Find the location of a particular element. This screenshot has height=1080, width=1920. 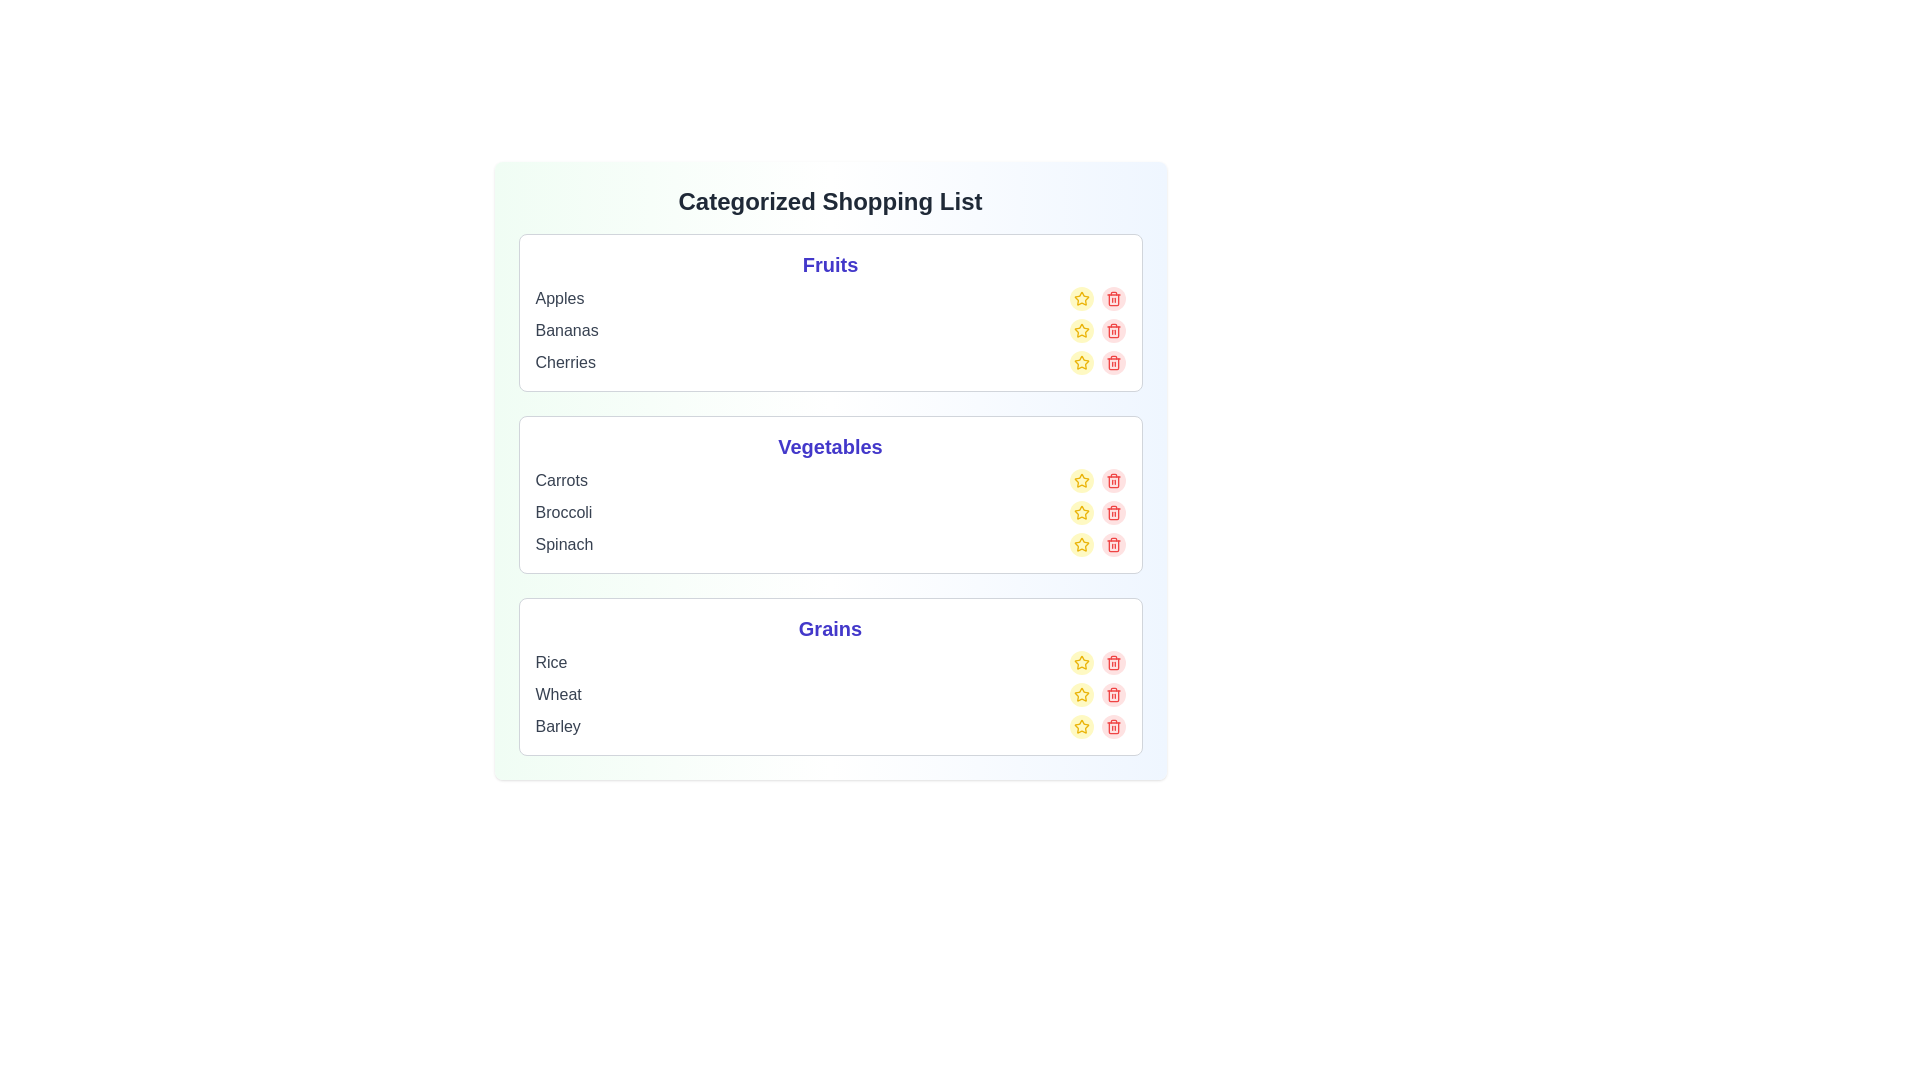

the star icon of the item Cherries to mark it as favorite is located at coordinates (1080, 362).